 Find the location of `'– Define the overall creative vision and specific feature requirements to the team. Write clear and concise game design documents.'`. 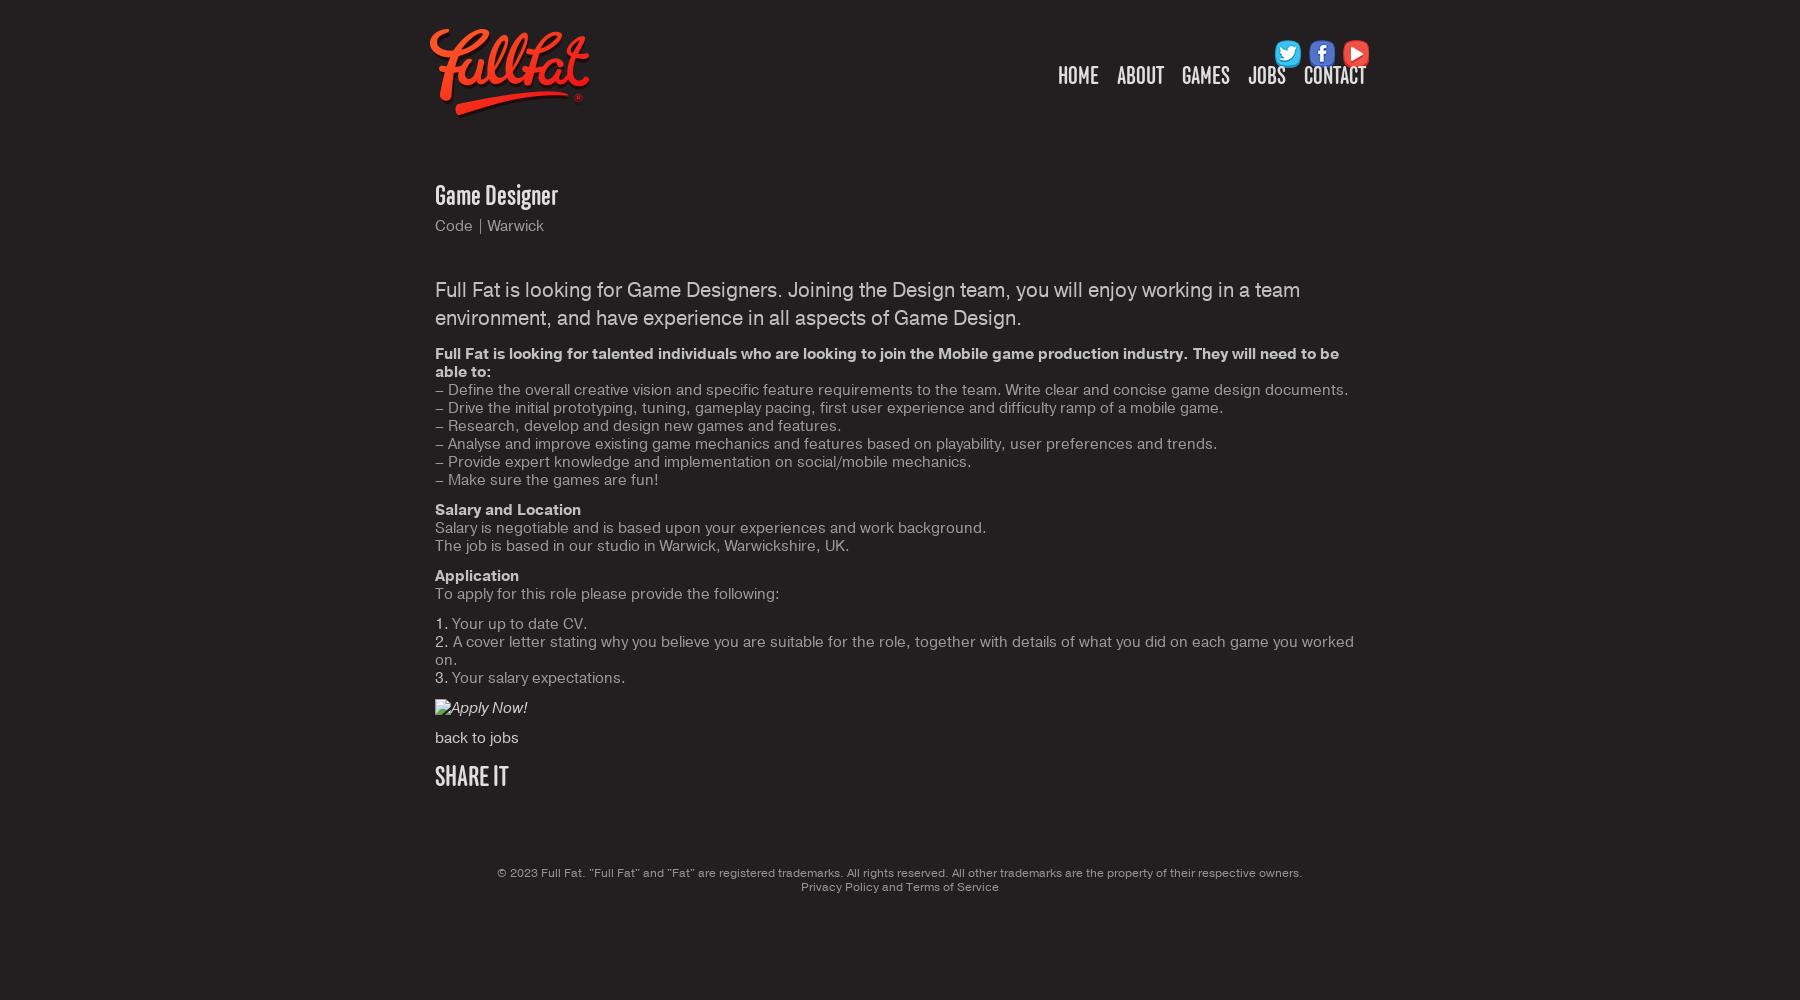

'– Define the overall creative vision and specific feature requirements to the team. Write clear and concise game design documents.' is located at coordinates (435, 390).